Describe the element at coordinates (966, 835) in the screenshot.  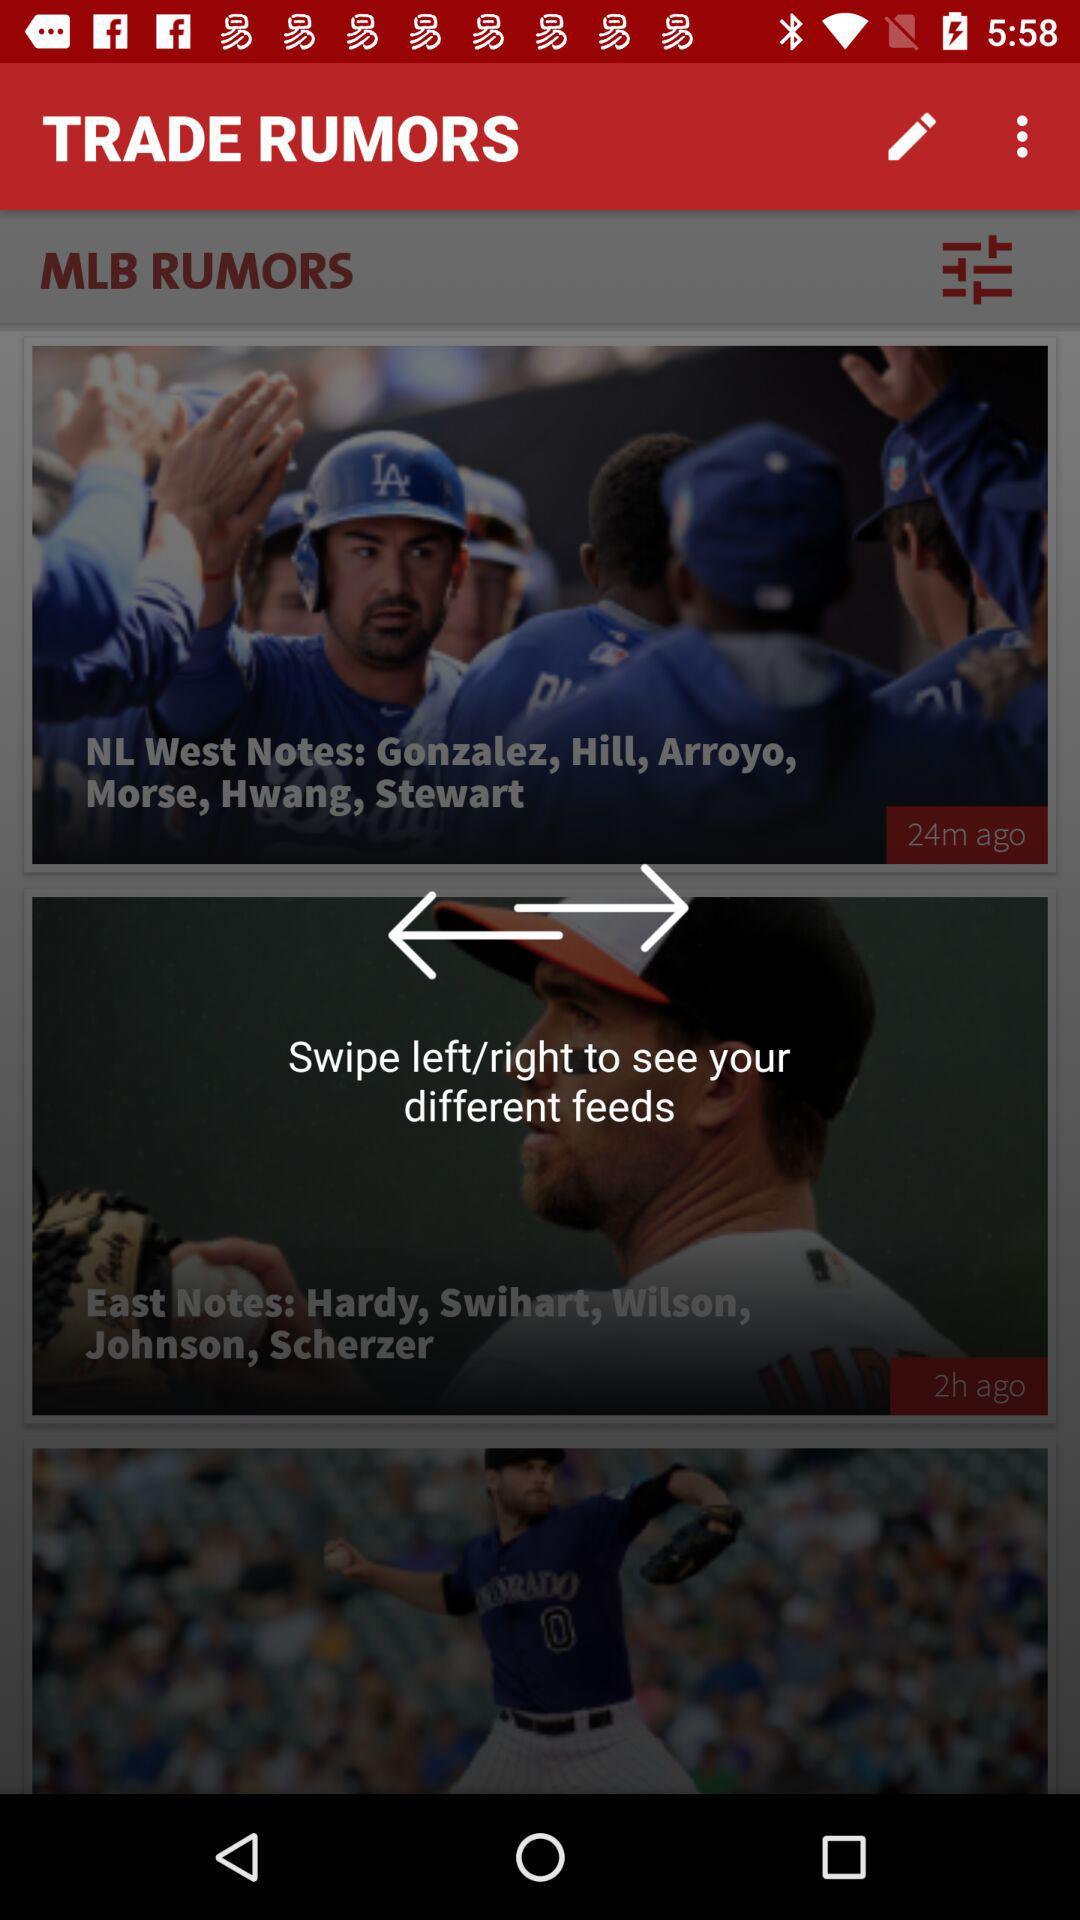
I see `the 24m ago icon` at that location.